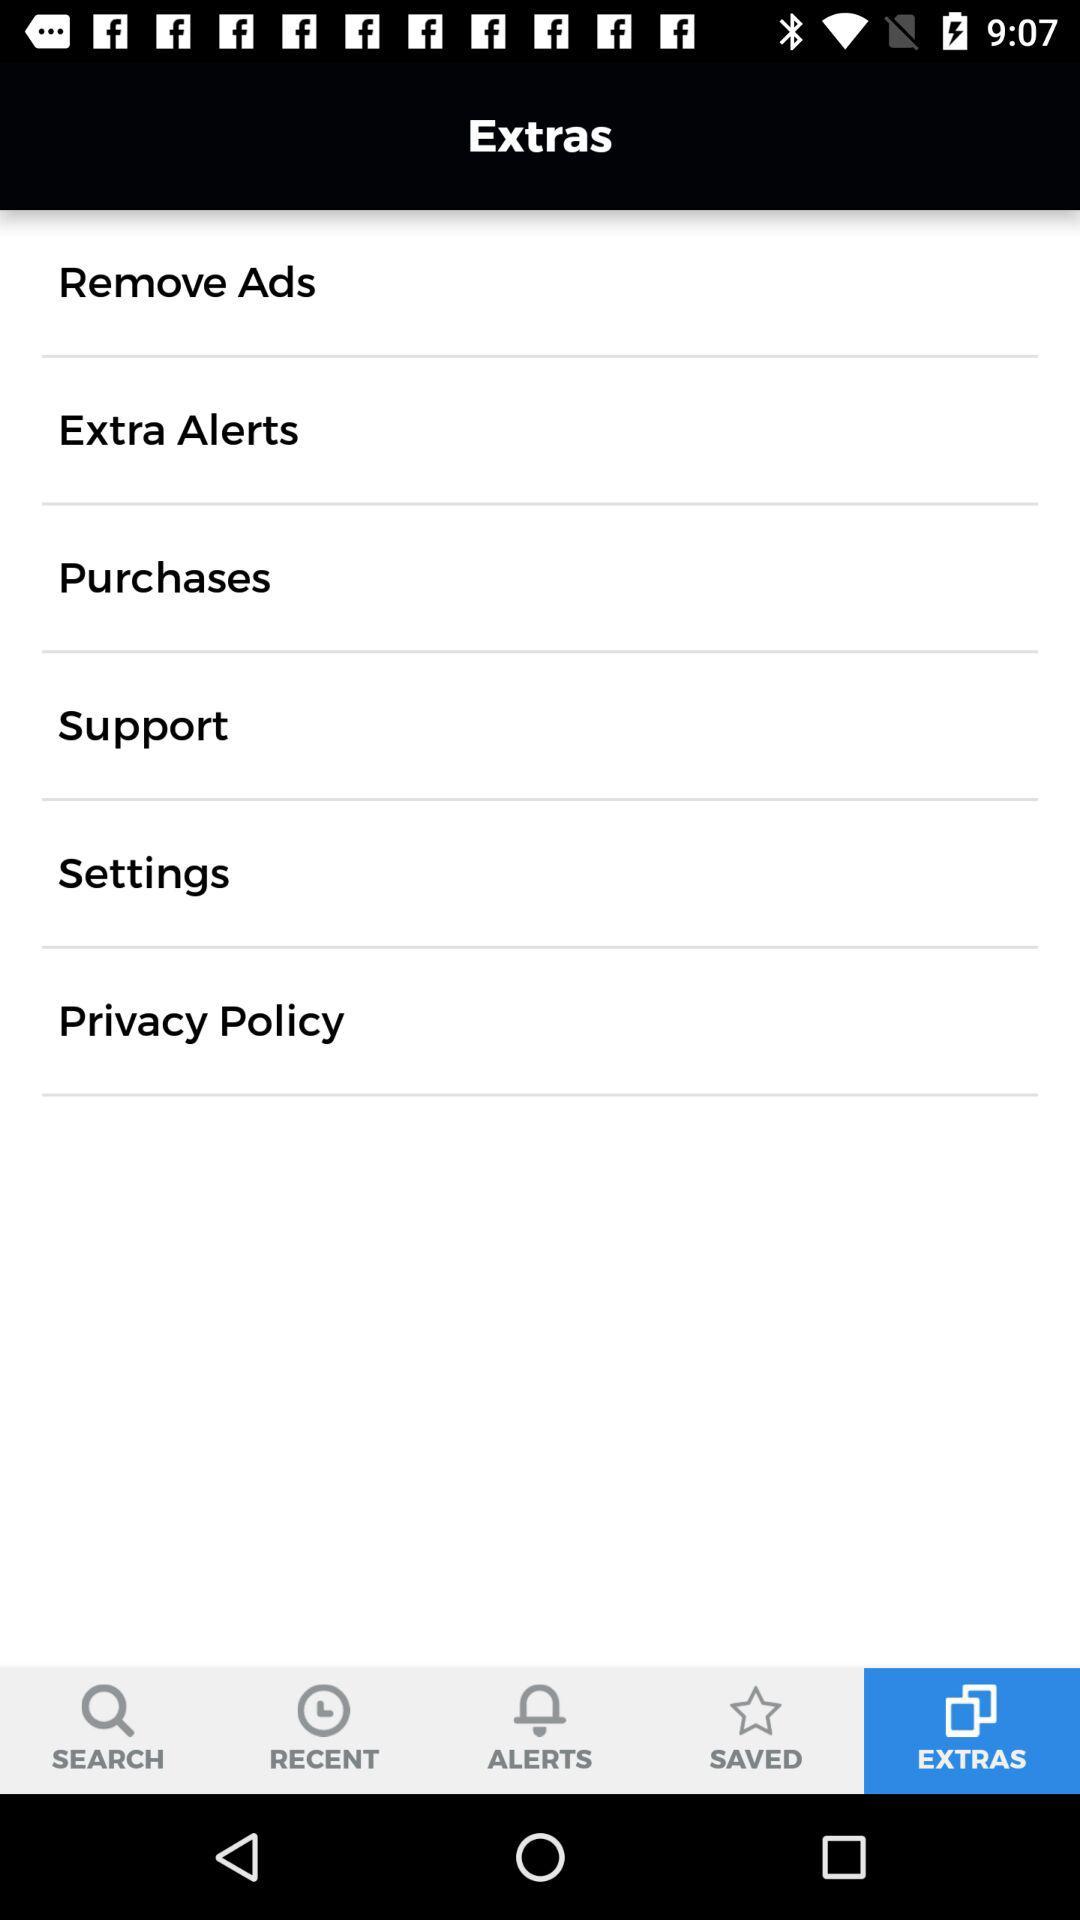  Describe the element at coordinates (177, 429) in the screenshot. I see `extra alerts icon` at that location.